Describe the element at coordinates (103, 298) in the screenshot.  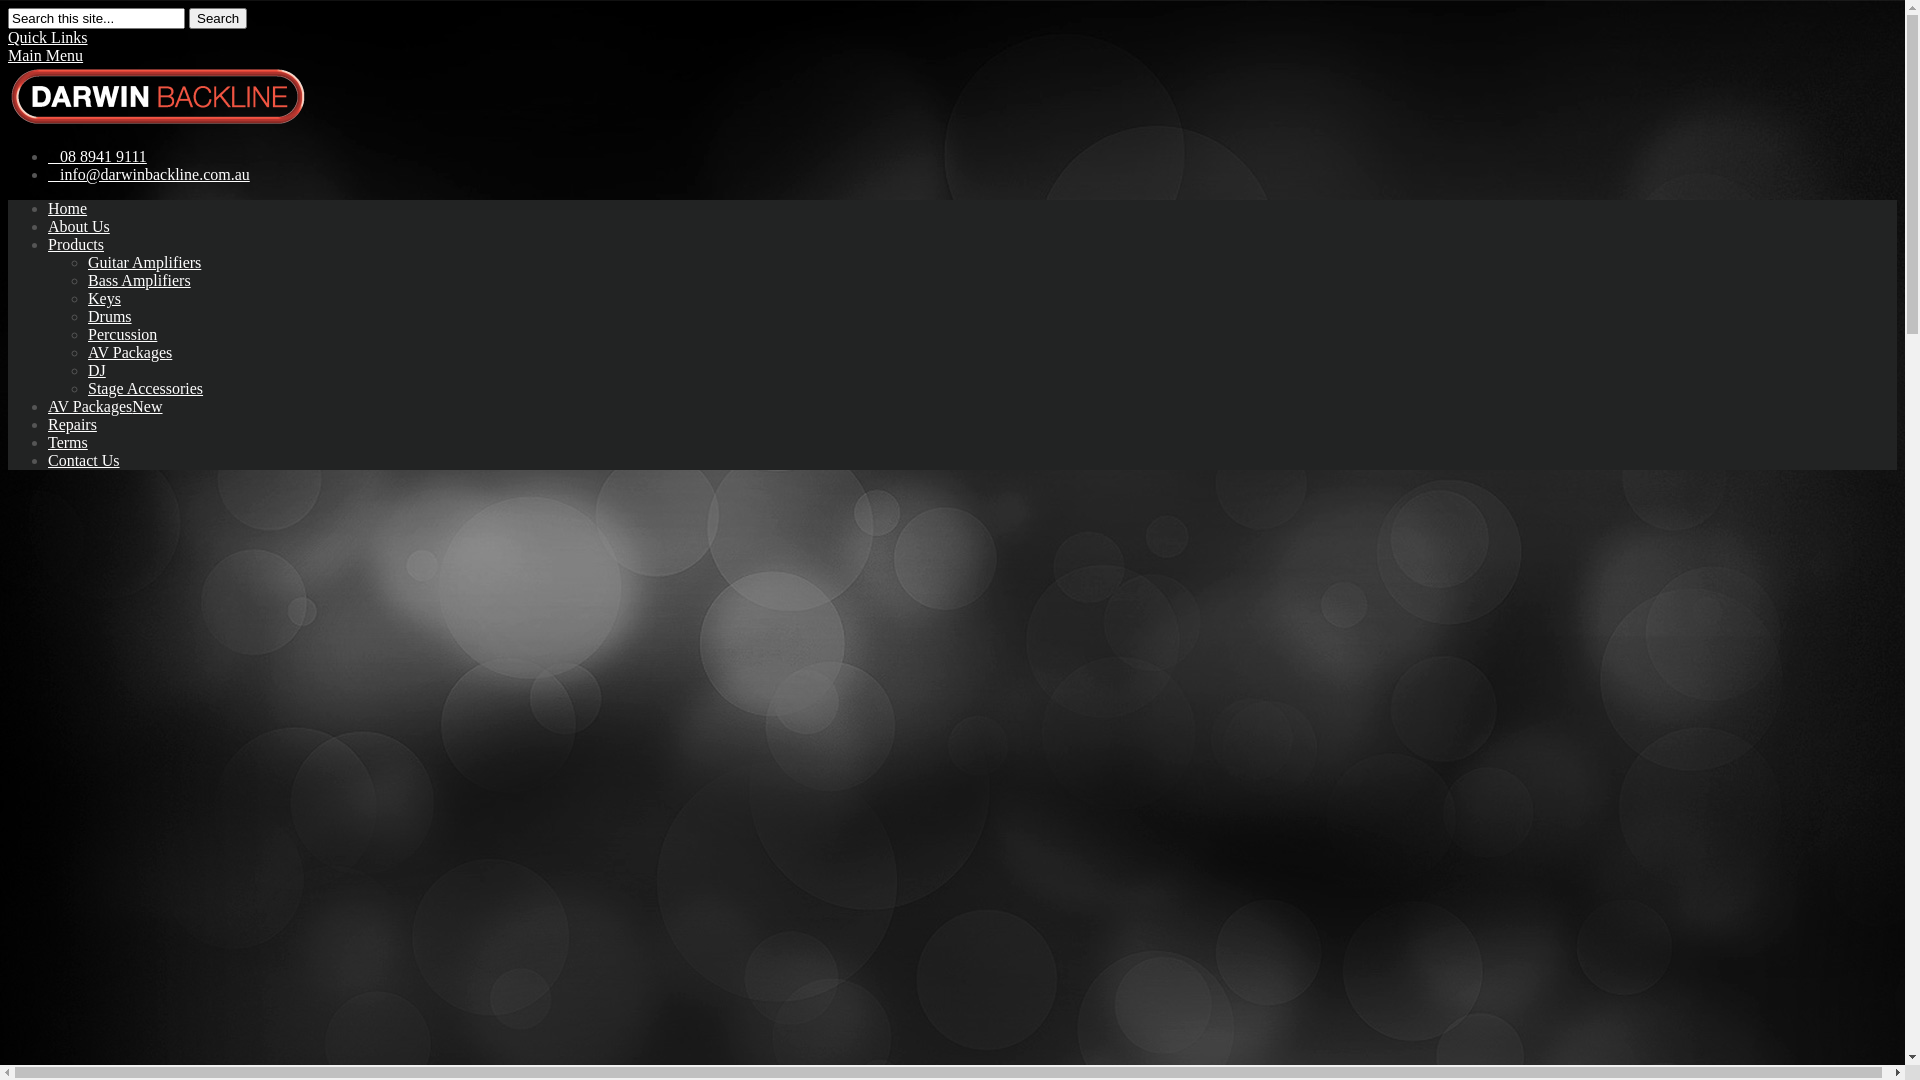
I see `'Keys'` at that location.